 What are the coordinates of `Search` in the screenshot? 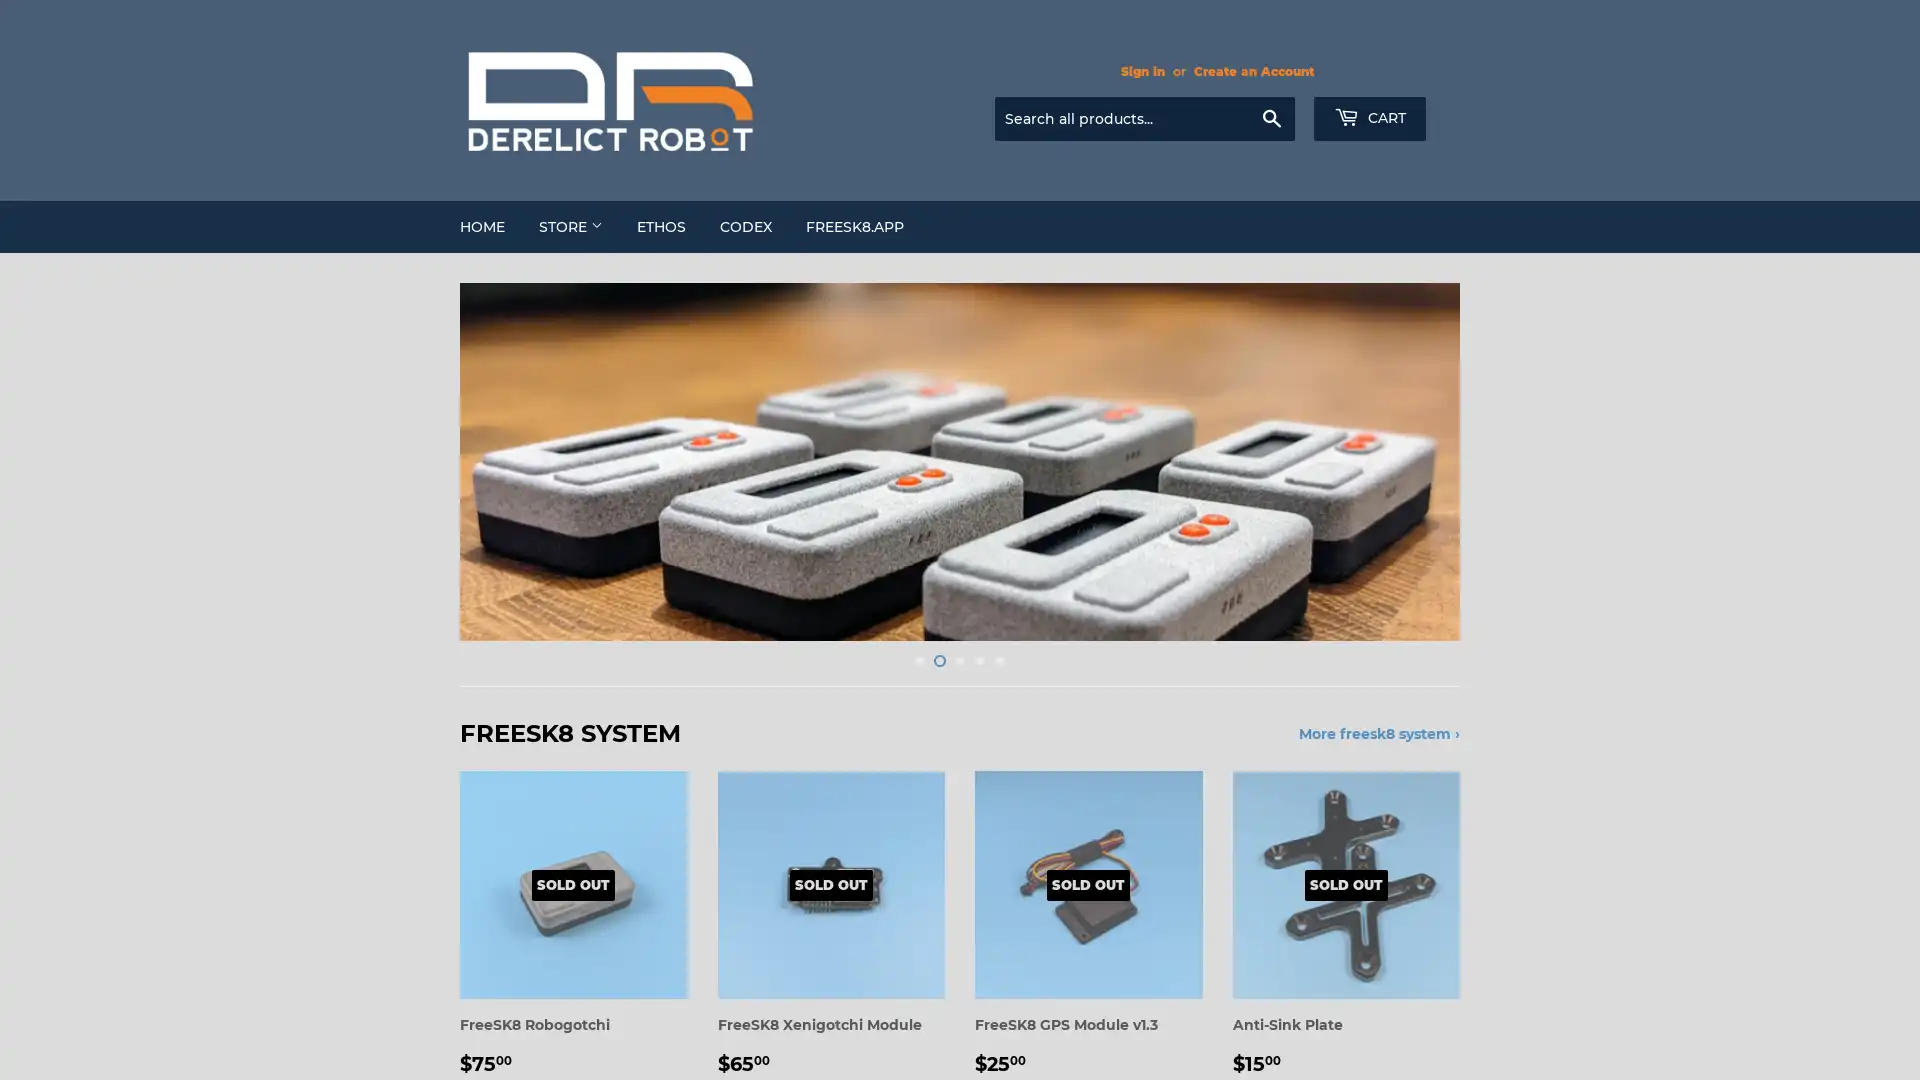 It's located at (1270, 119).